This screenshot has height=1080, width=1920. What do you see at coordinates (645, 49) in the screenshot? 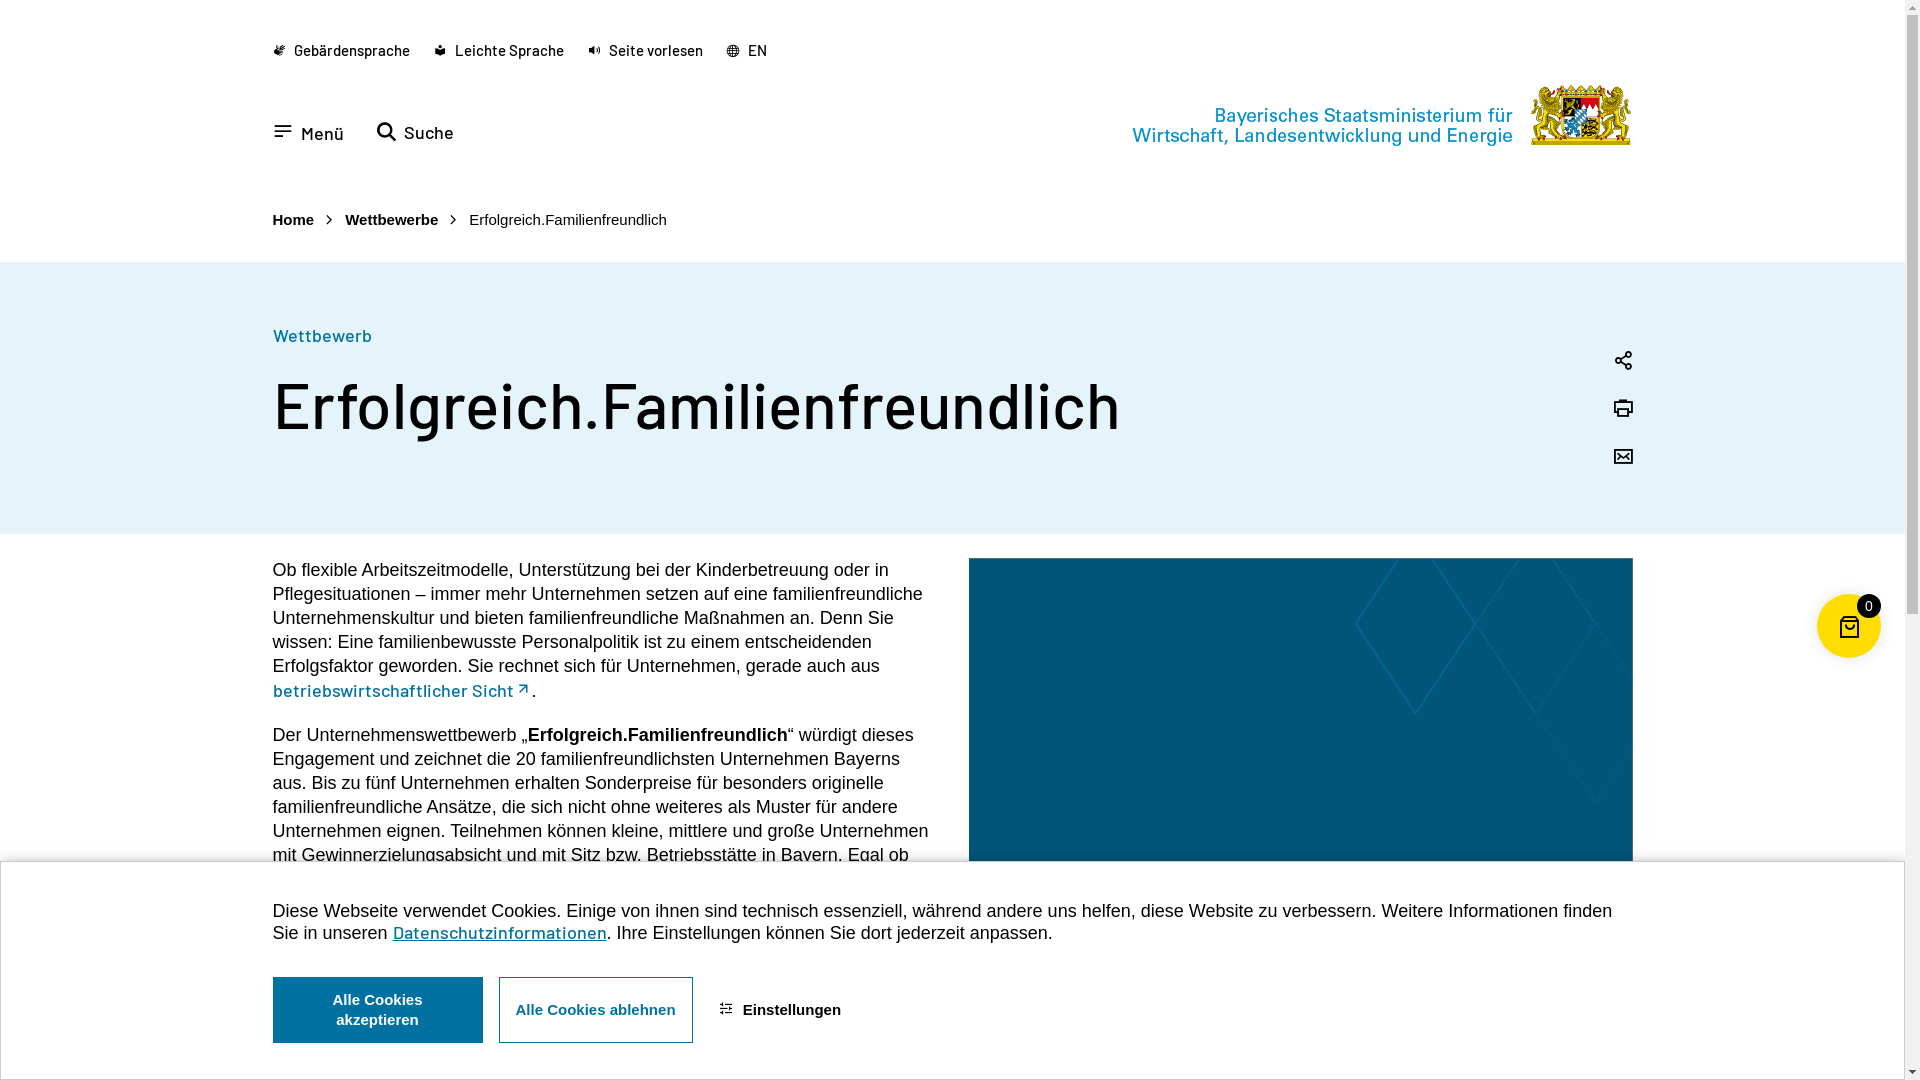
I see `'Seite vorlesen'` at bounding box center [645, 49].